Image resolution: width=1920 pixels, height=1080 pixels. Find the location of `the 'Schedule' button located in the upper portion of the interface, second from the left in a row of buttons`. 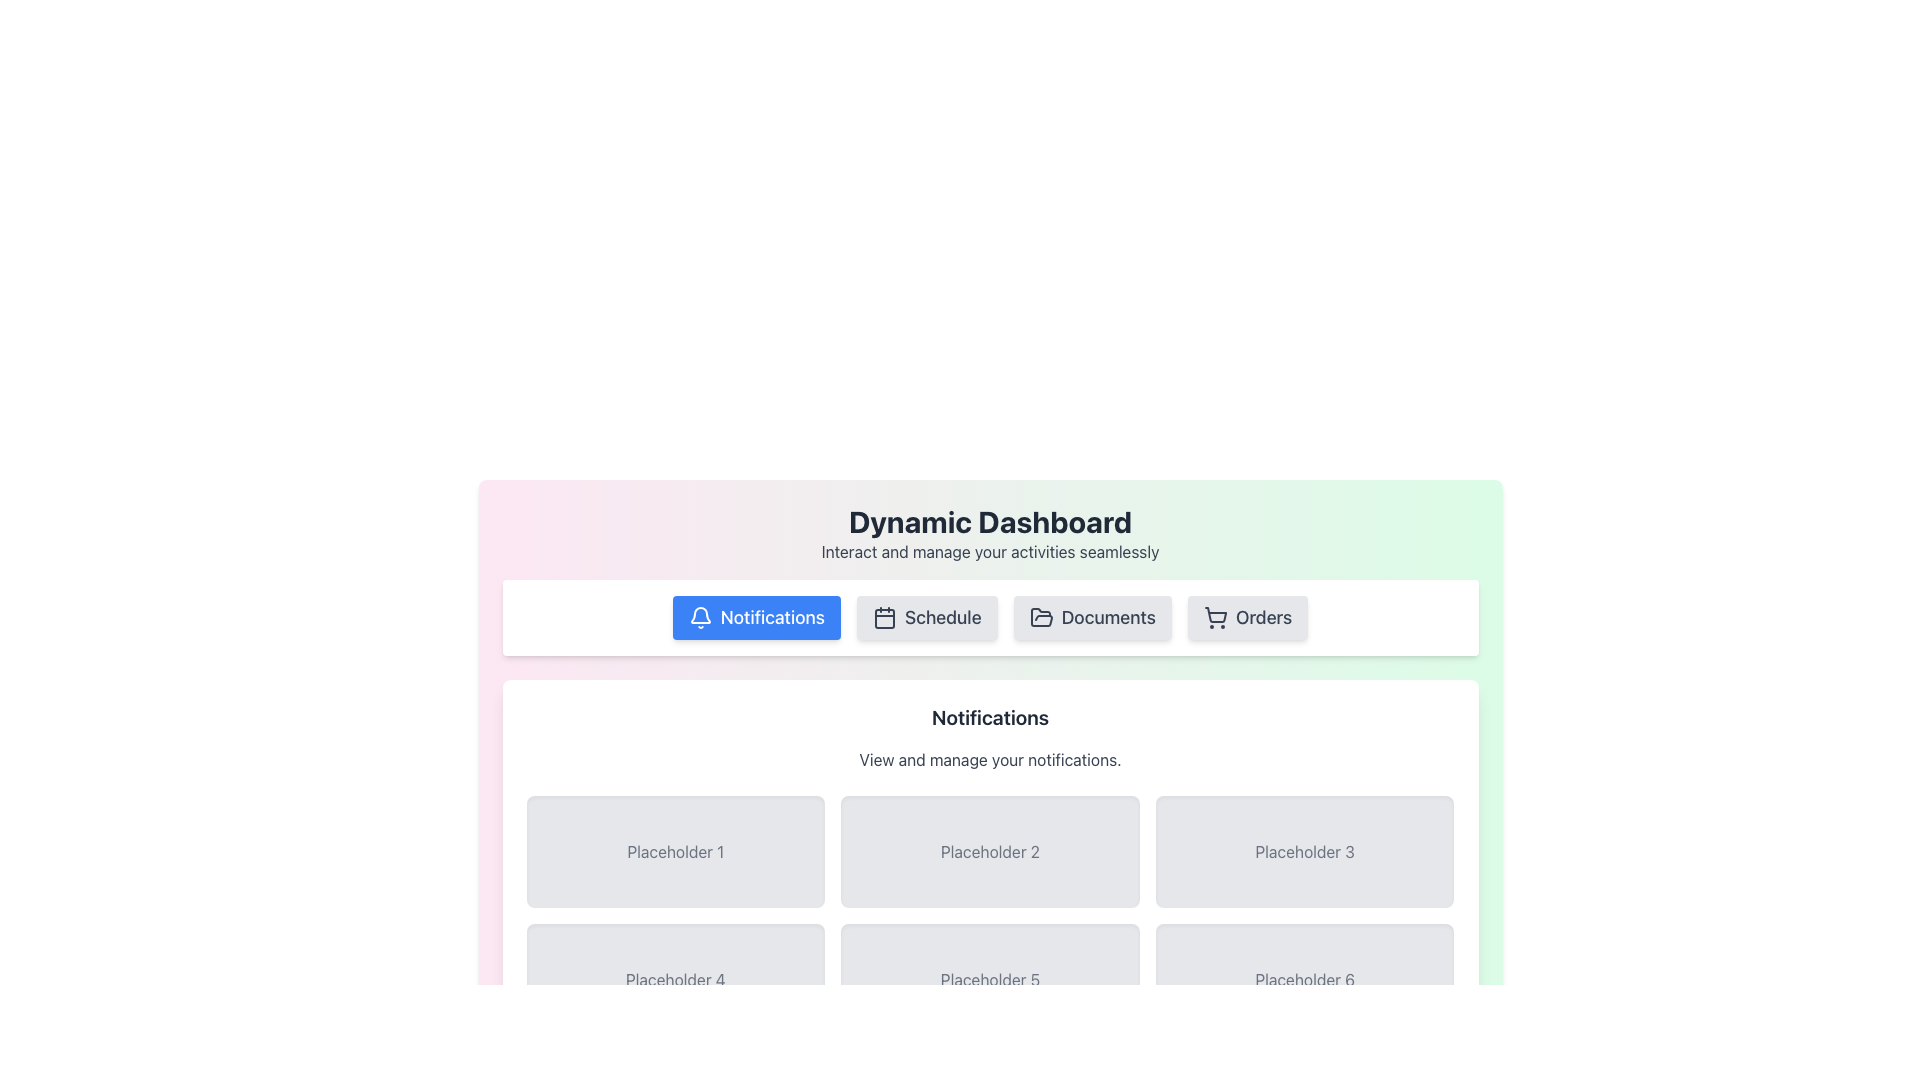

the 'Schedule' button located in the upper portion of the interface, second from the left in a row of buttons is located at coordinates (925, 616).